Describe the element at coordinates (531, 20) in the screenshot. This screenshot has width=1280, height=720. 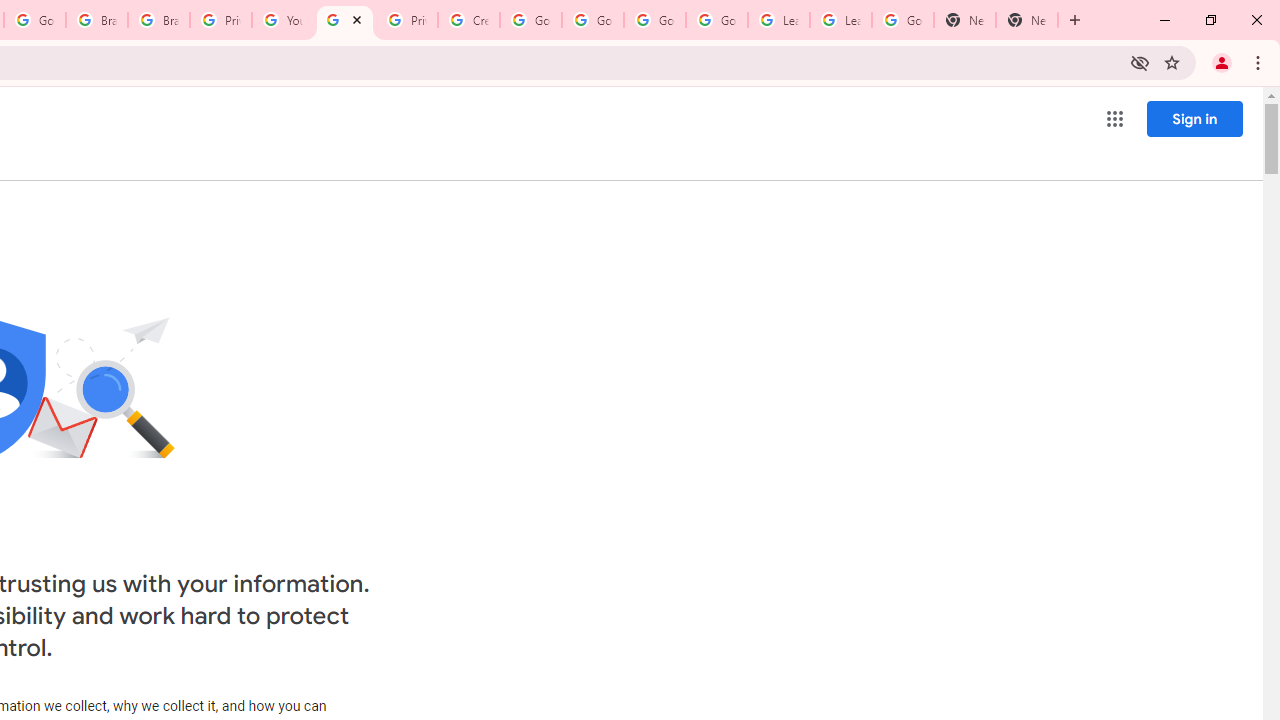
I see `'Google Account Help'` at that location.